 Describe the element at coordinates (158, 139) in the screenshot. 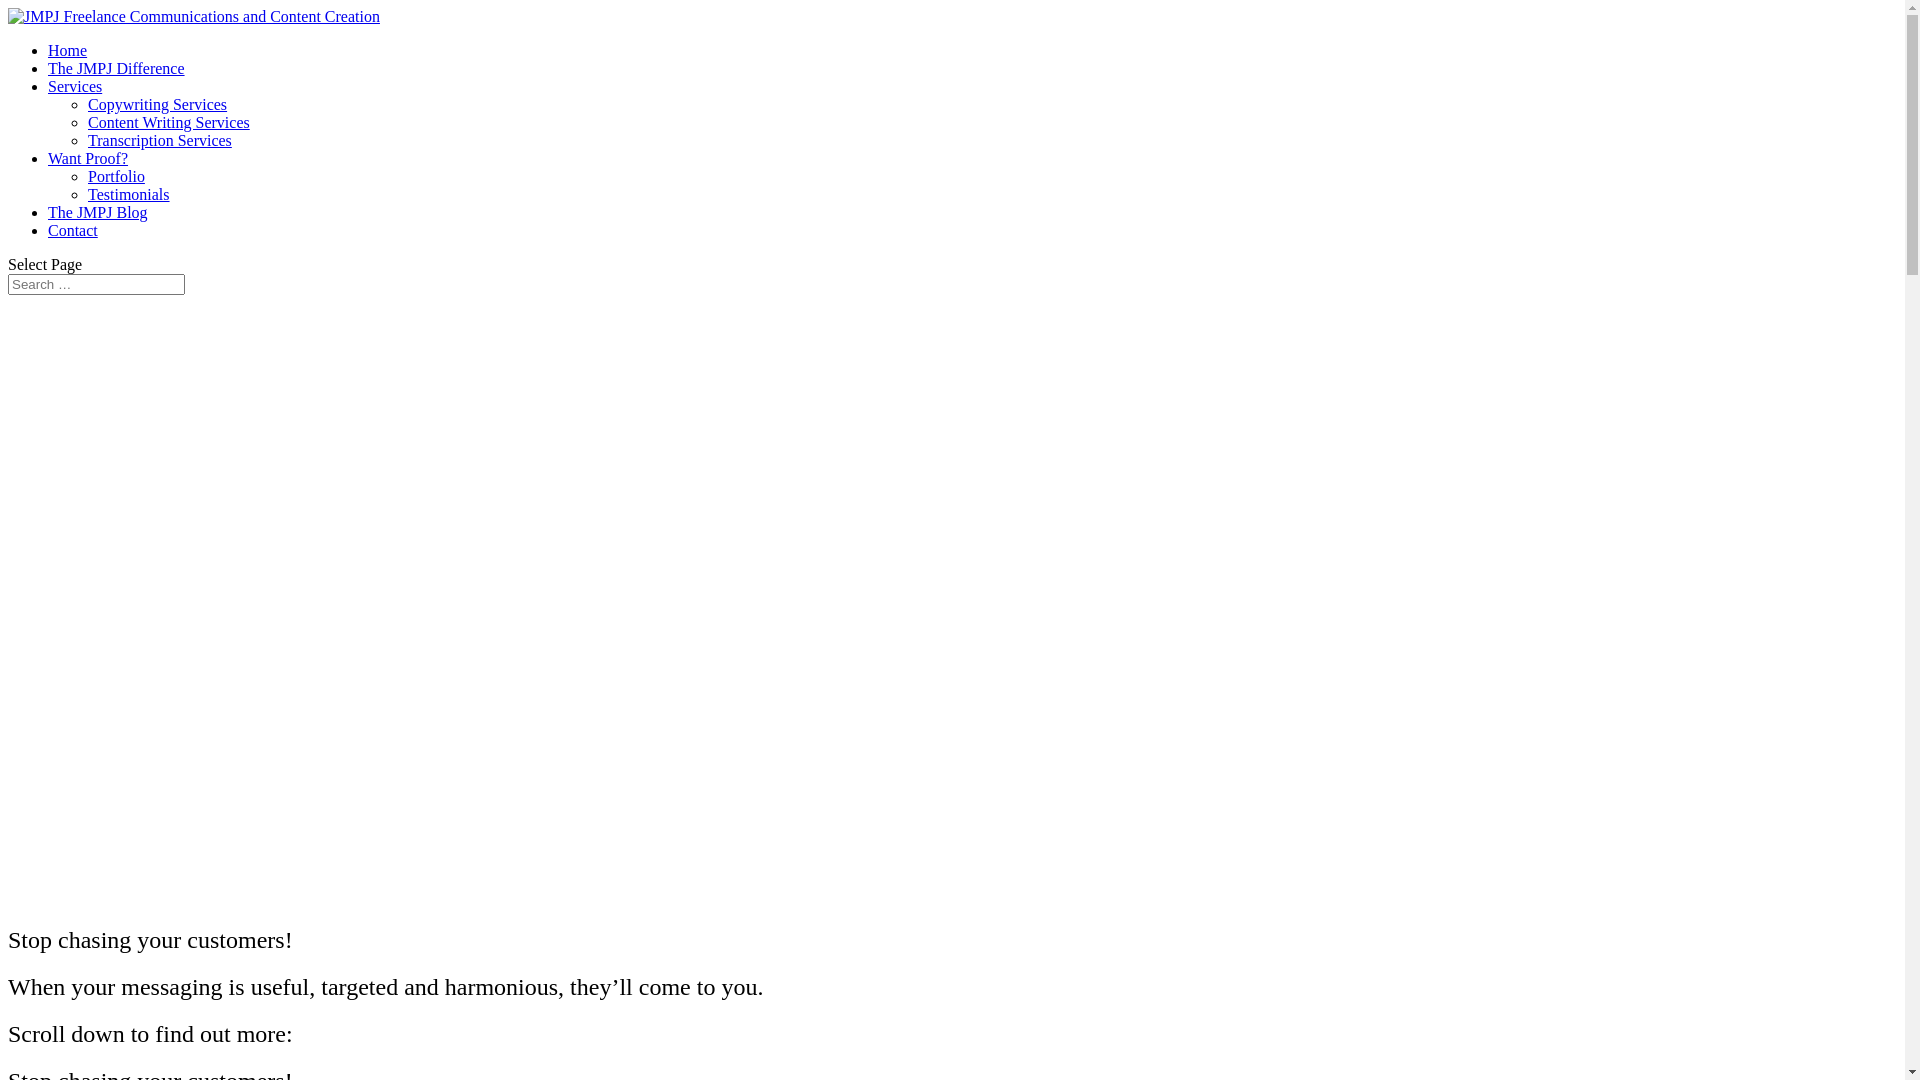

I see `'Transcription Services'` at that location.